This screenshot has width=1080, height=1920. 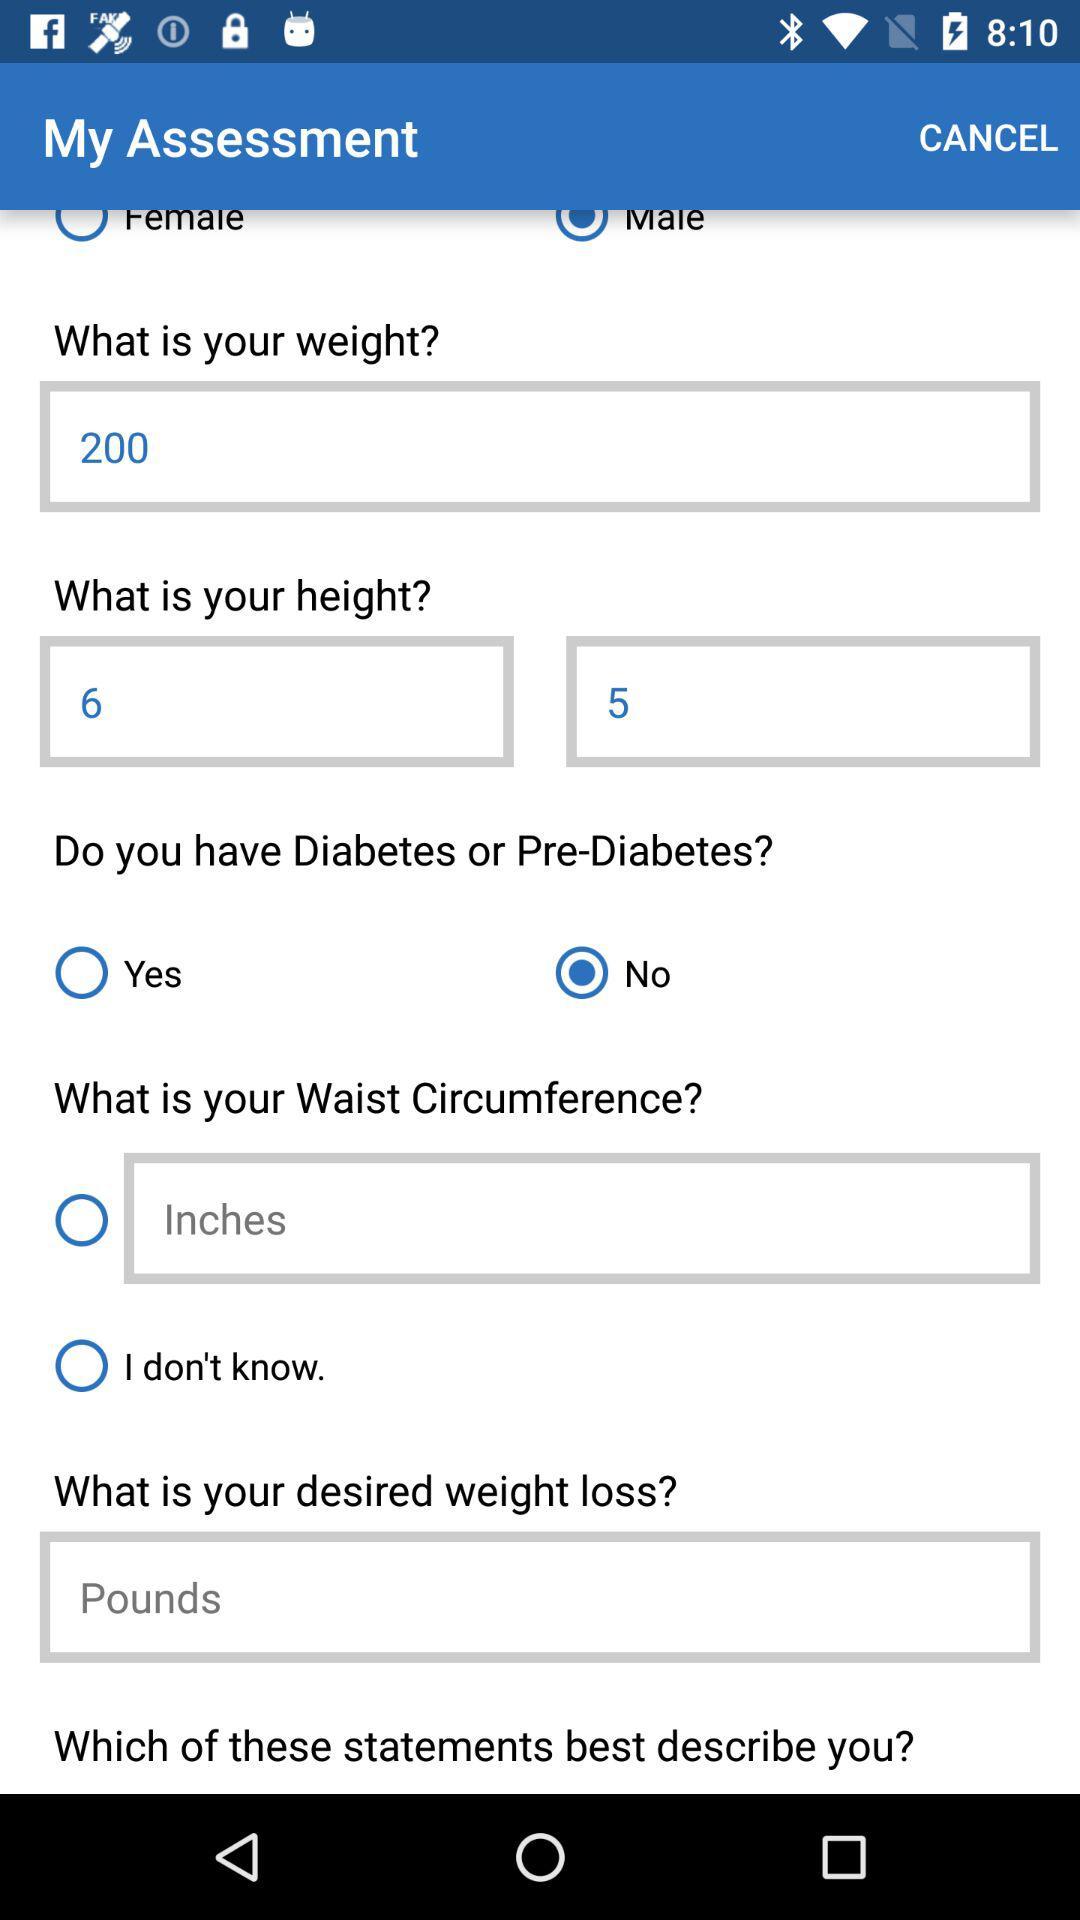 What do you see at coordinates (802, 701) in the screenshot?
I see `the item below the what is your item` at bounding box center [802, 701].